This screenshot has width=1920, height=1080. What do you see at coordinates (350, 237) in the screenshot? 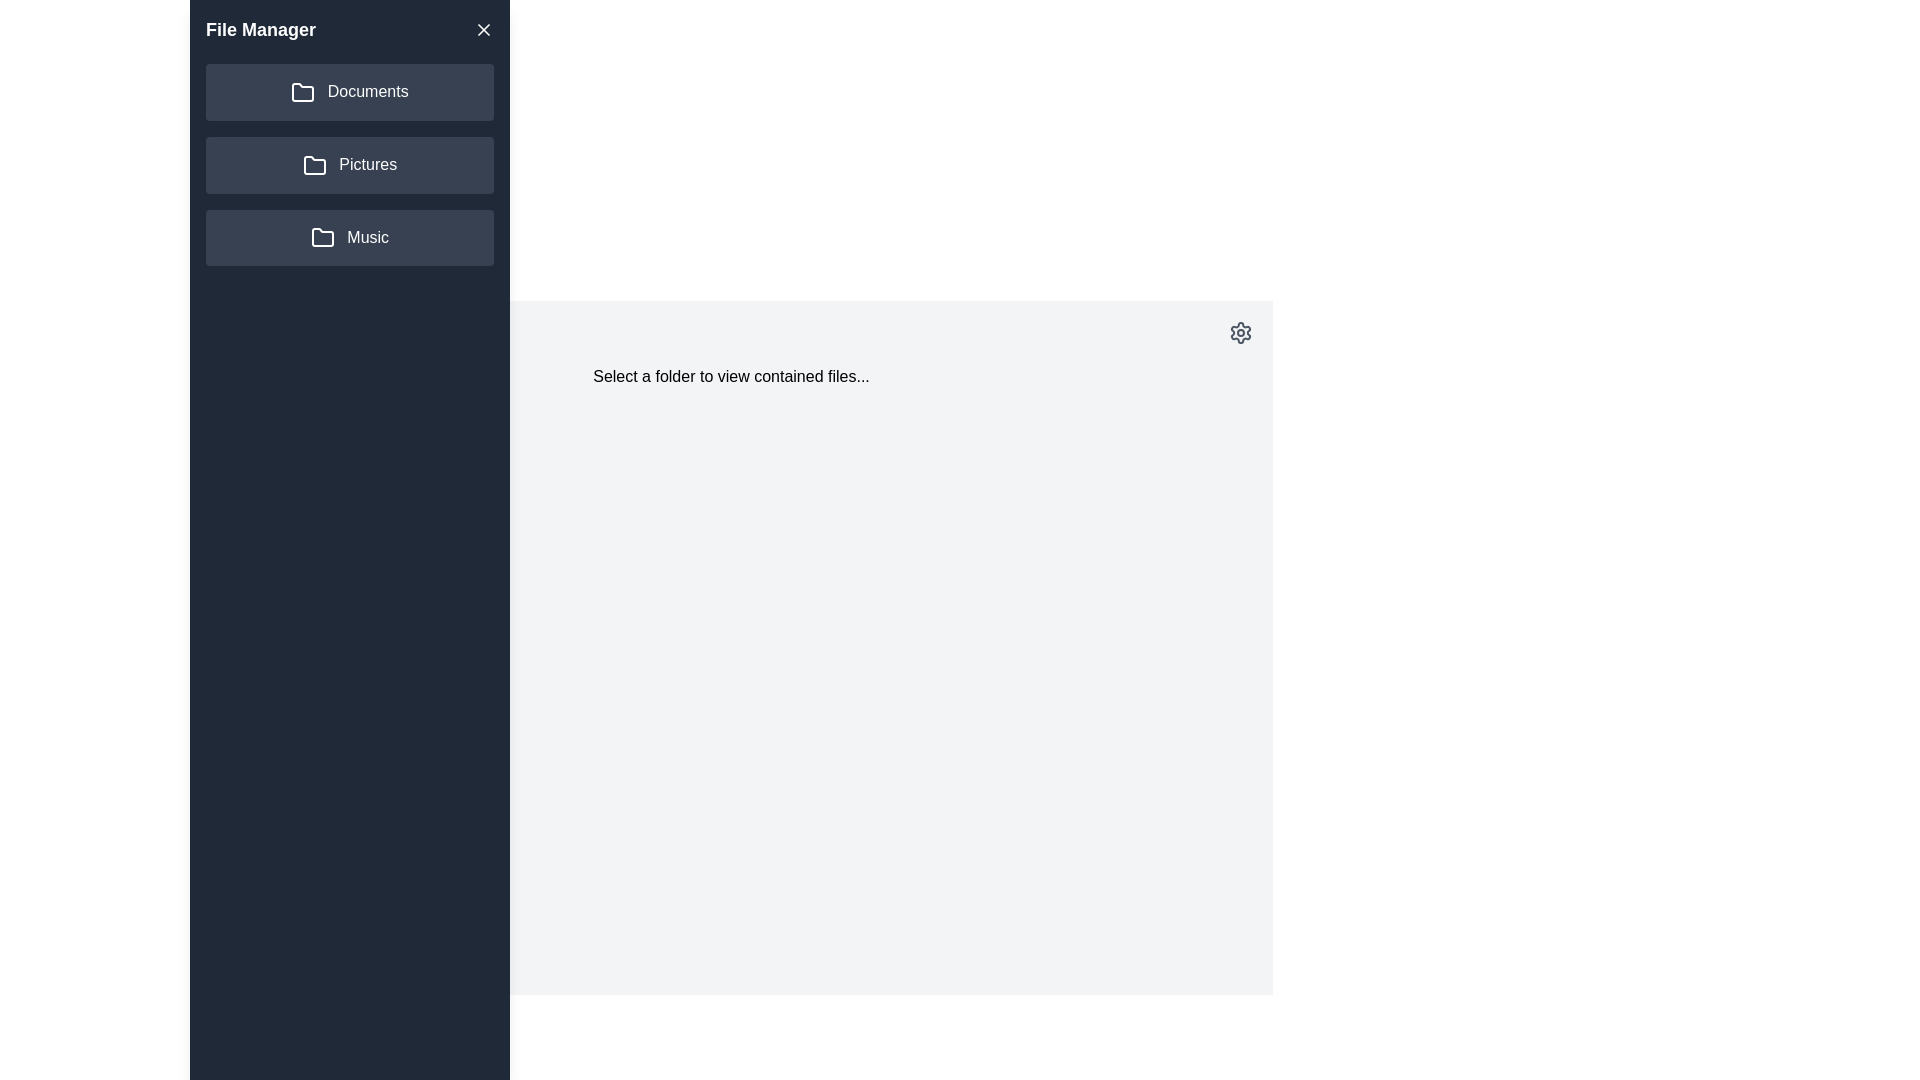
I see `the folder named Music` at bounding box center [350, 237].